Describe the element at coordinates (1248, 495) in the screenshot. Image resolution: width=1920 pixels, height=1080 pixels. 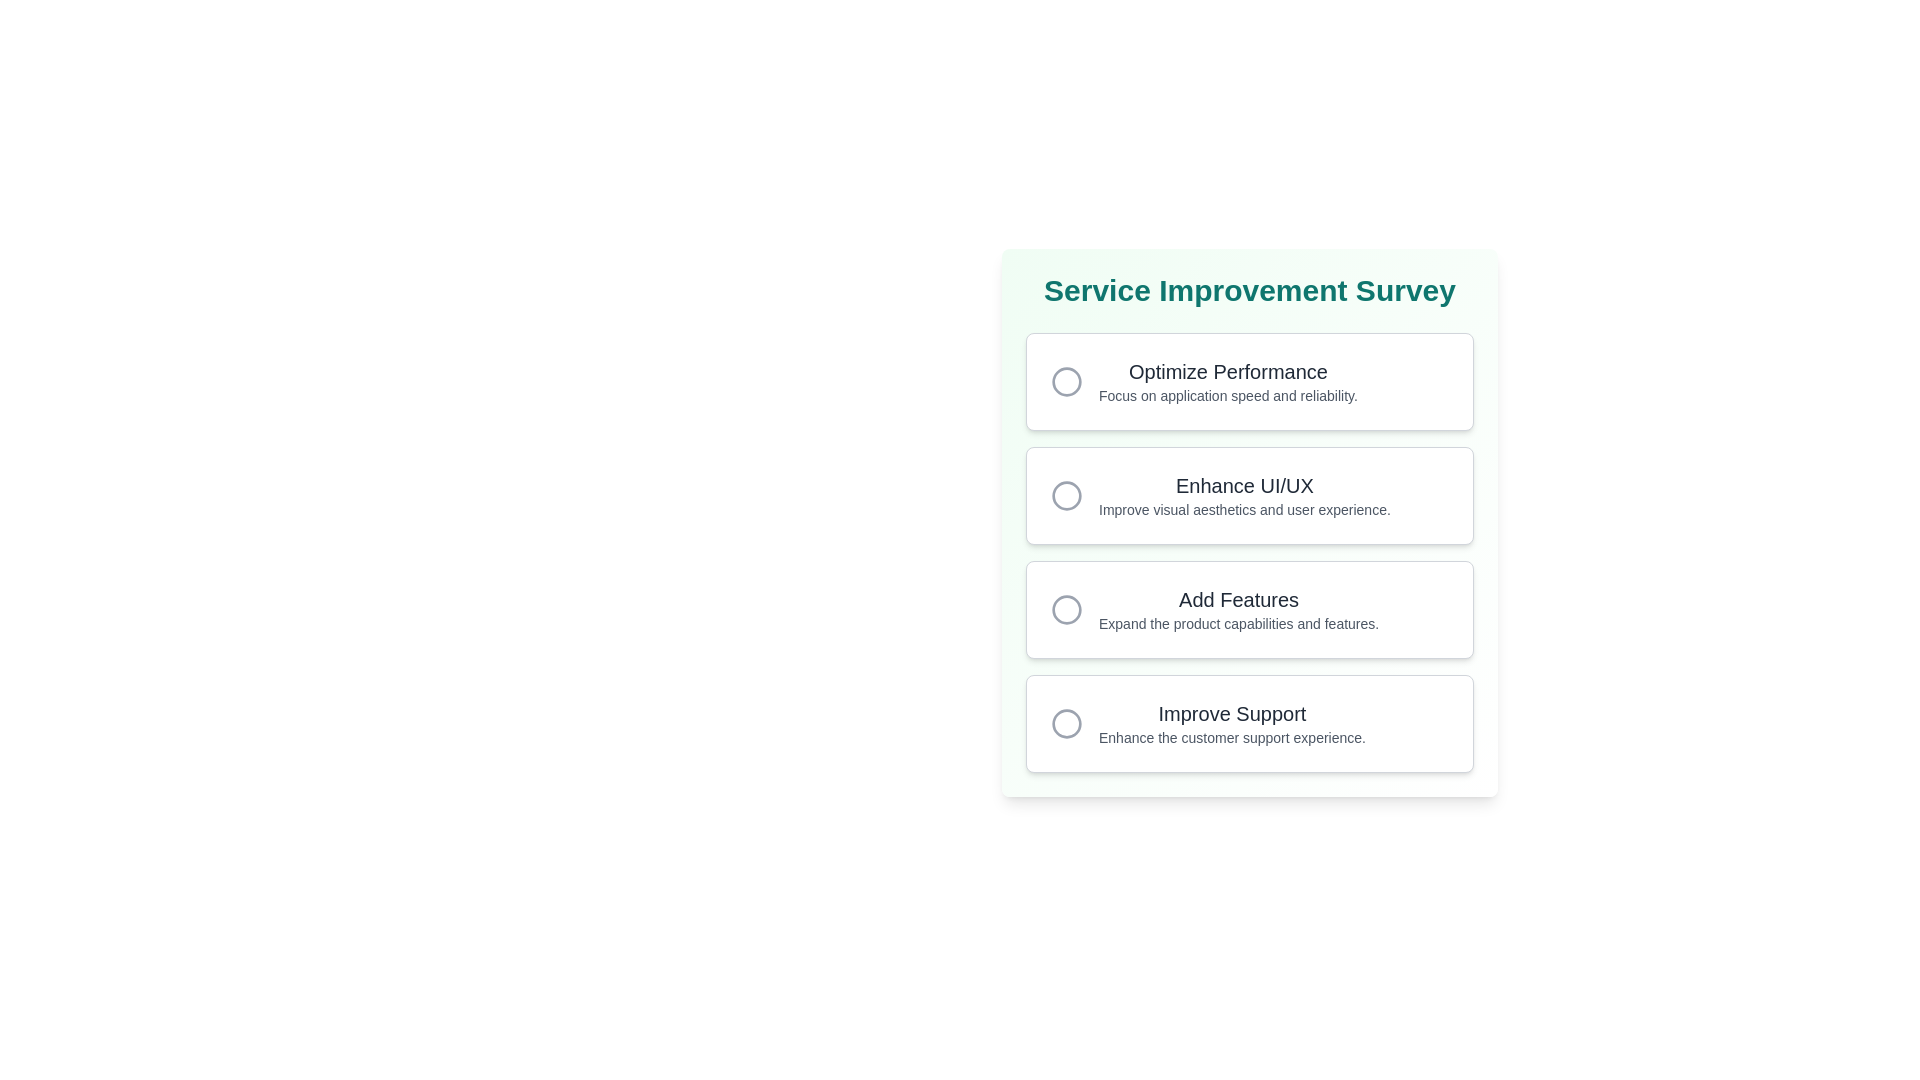
I see `the second Selectable option card labeled 'Enhance UI/UX' in the 'Service Improvement Survey' section to apply hover effects` at that location.